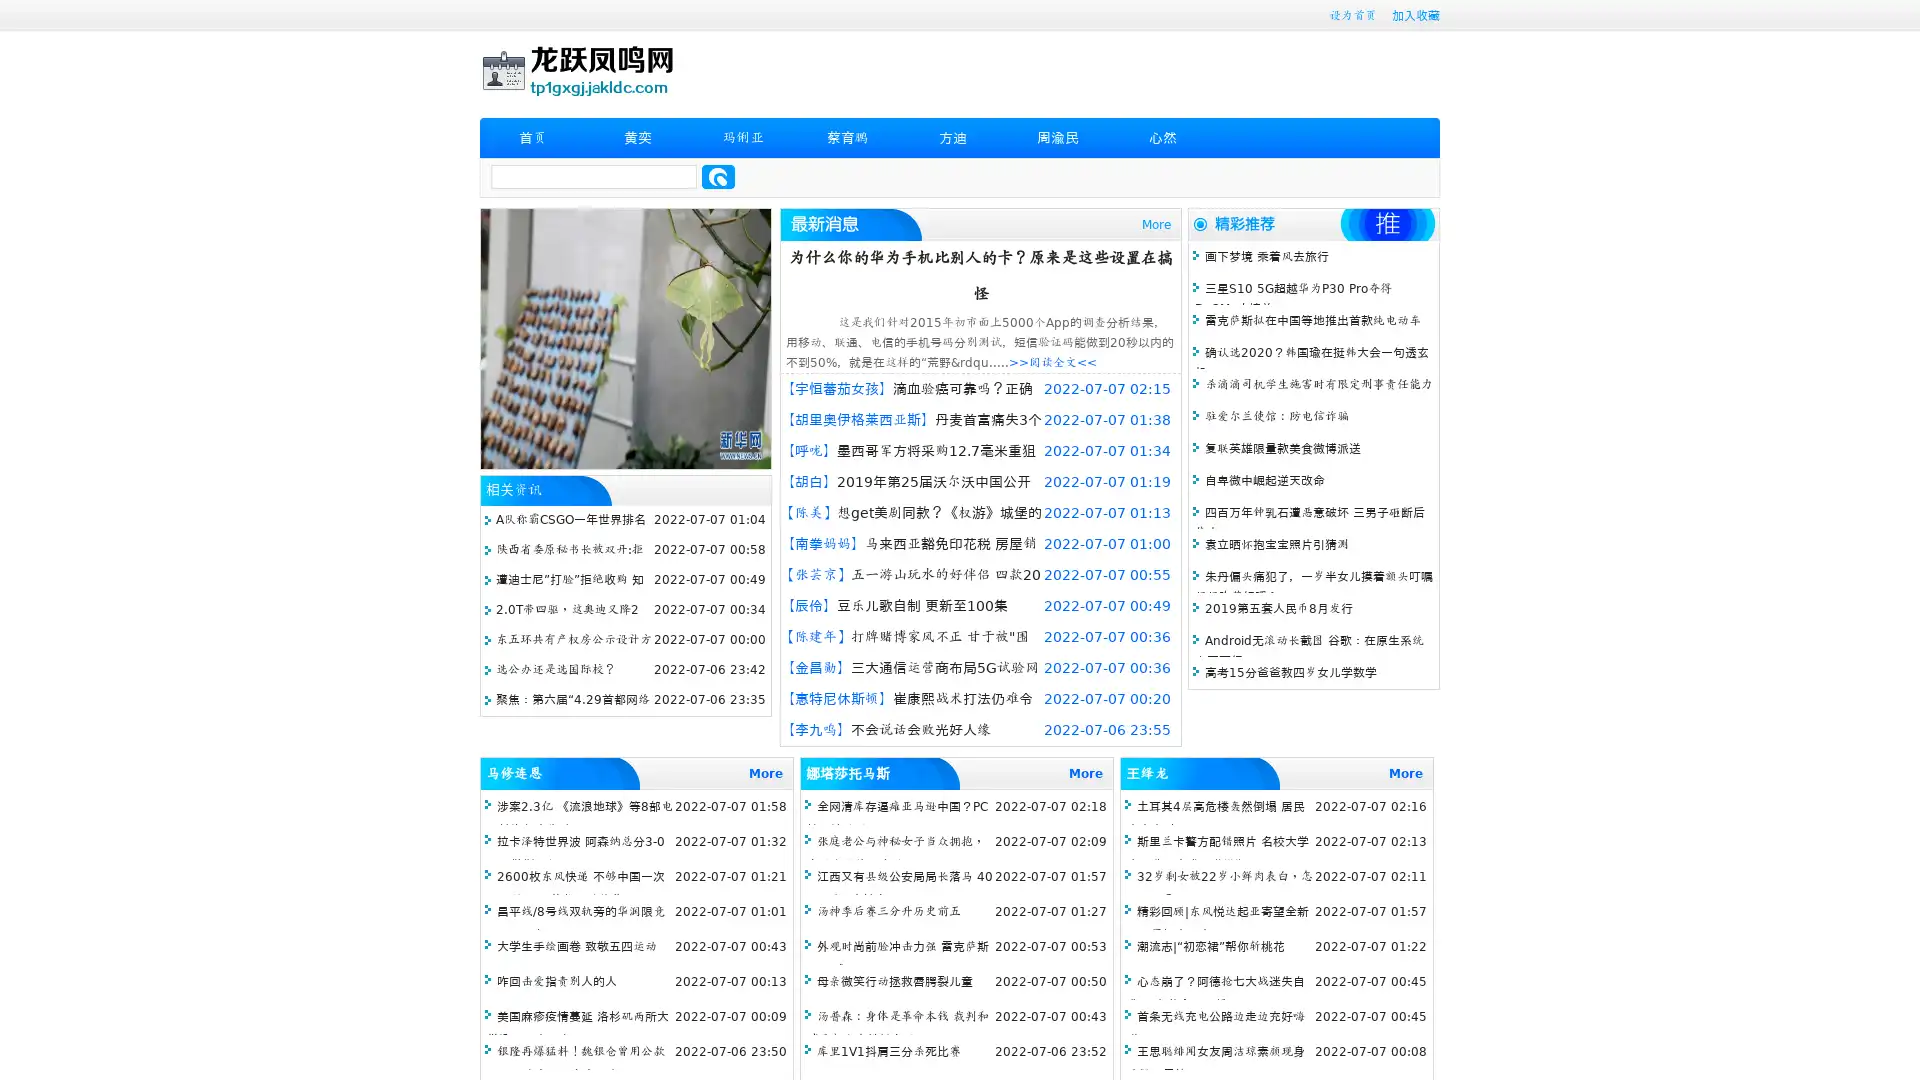 This screenshot has width=1920, height=1080. Describe the element at coordinates (718, 176) in the screenshot. I see `Search` at that location.